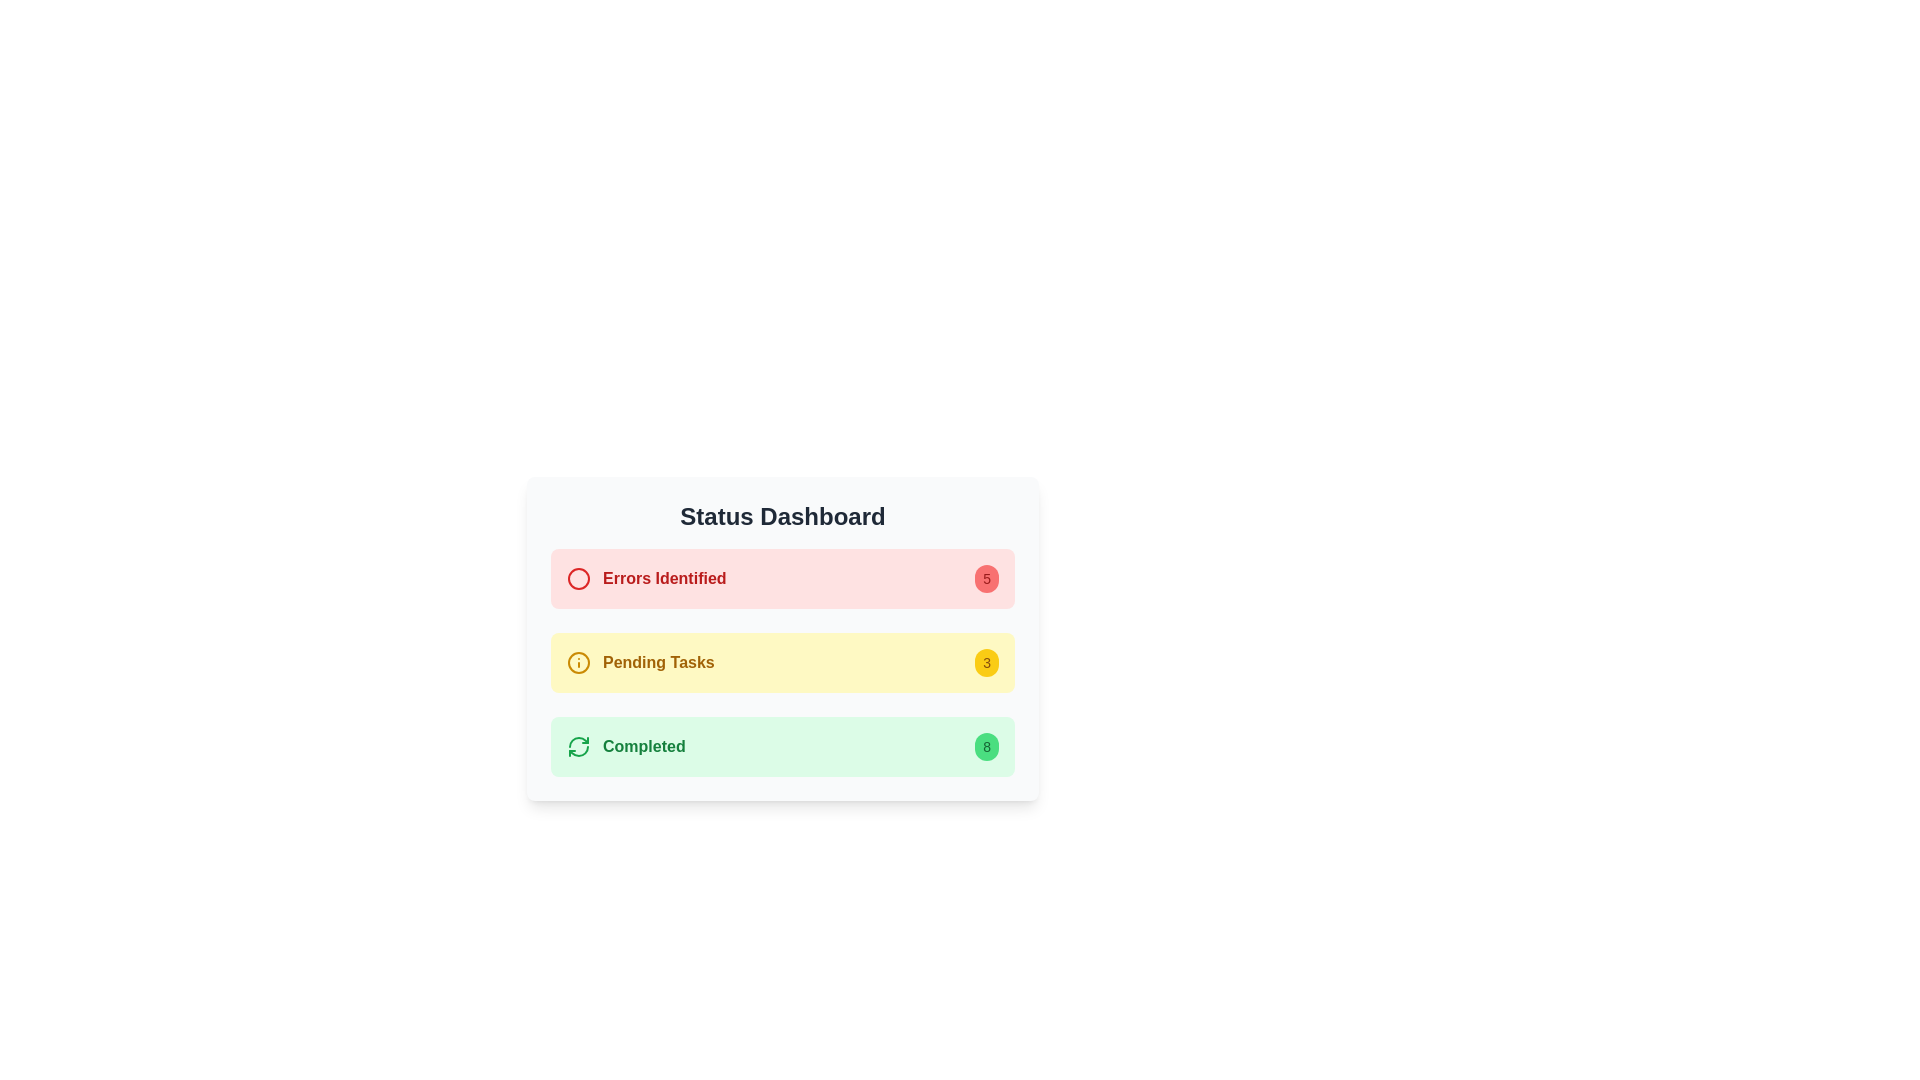 This screenshot has height=1080, width=1920. I want to click on the red circular icon symbolizing an error or notification, so click(578, 578).